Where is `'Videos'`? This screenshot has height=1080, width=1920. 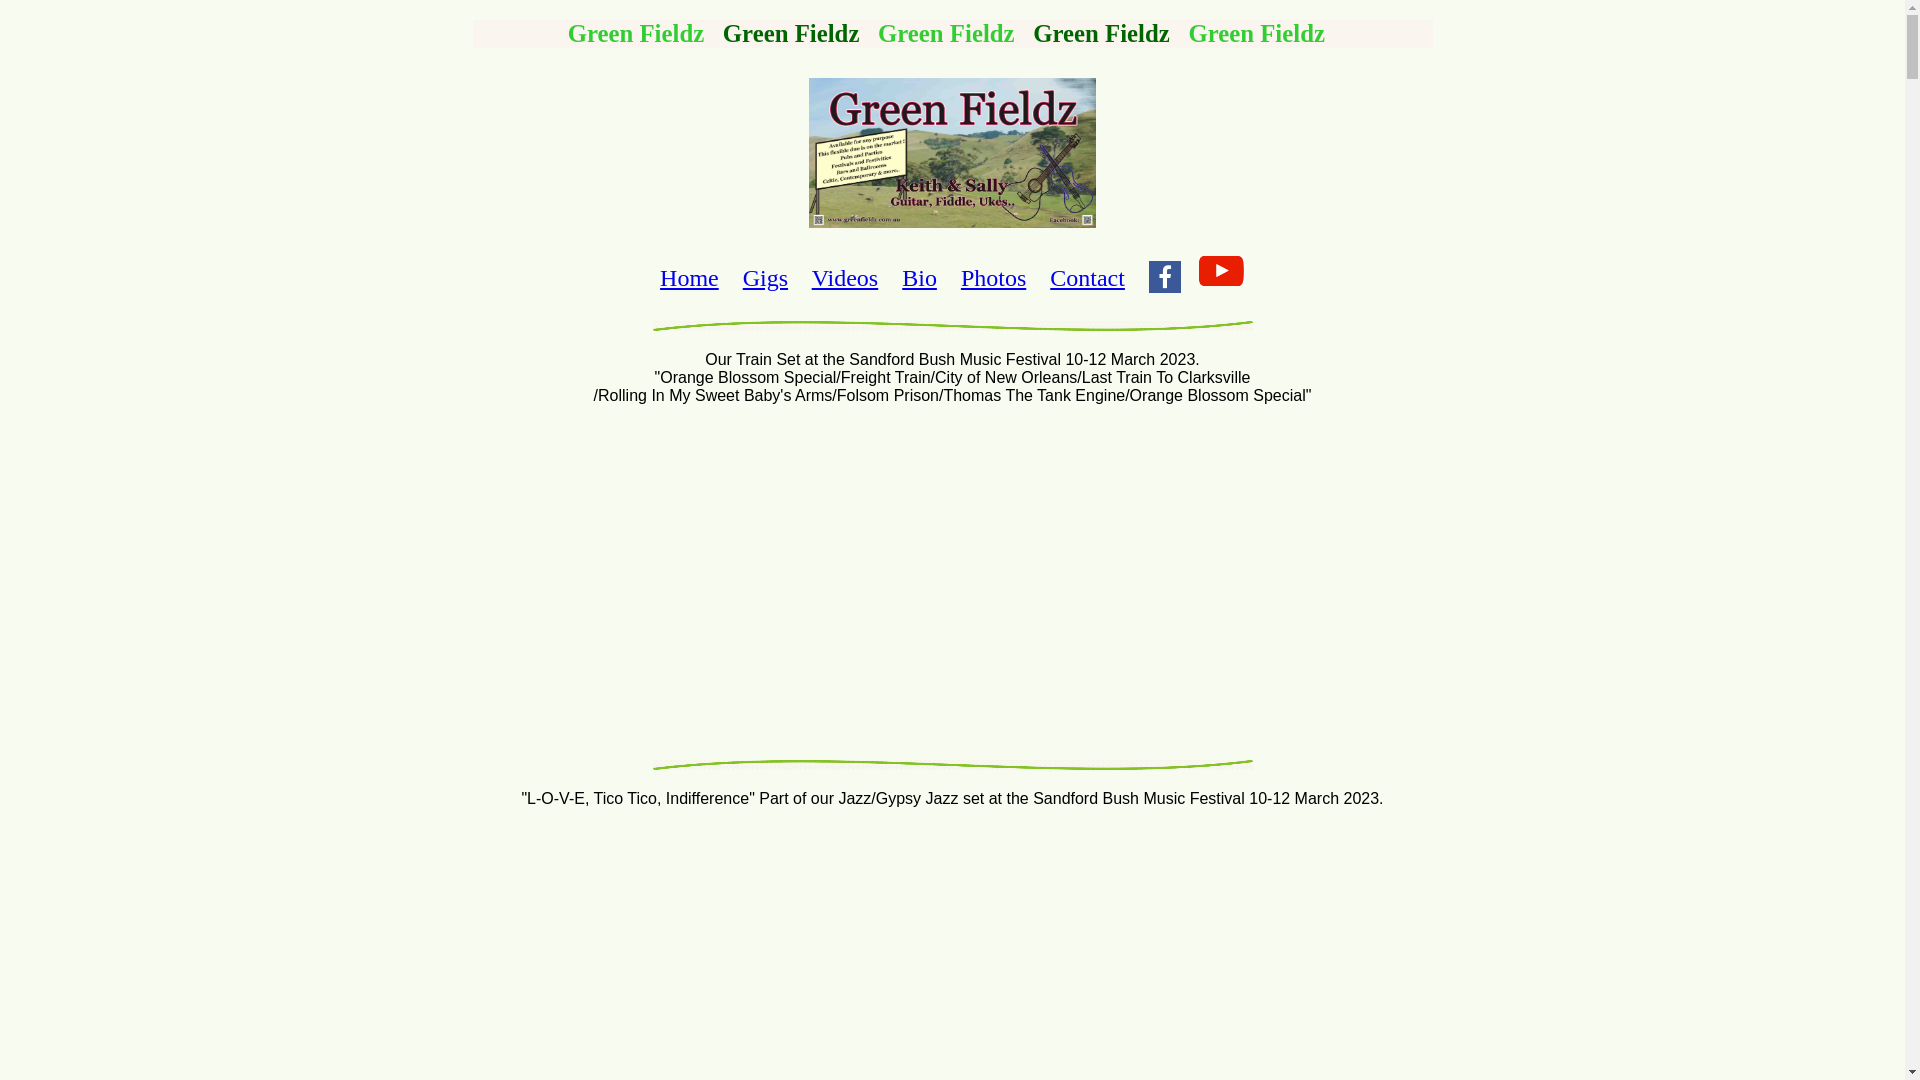 'Videos' is located at coordinates (845, 277).